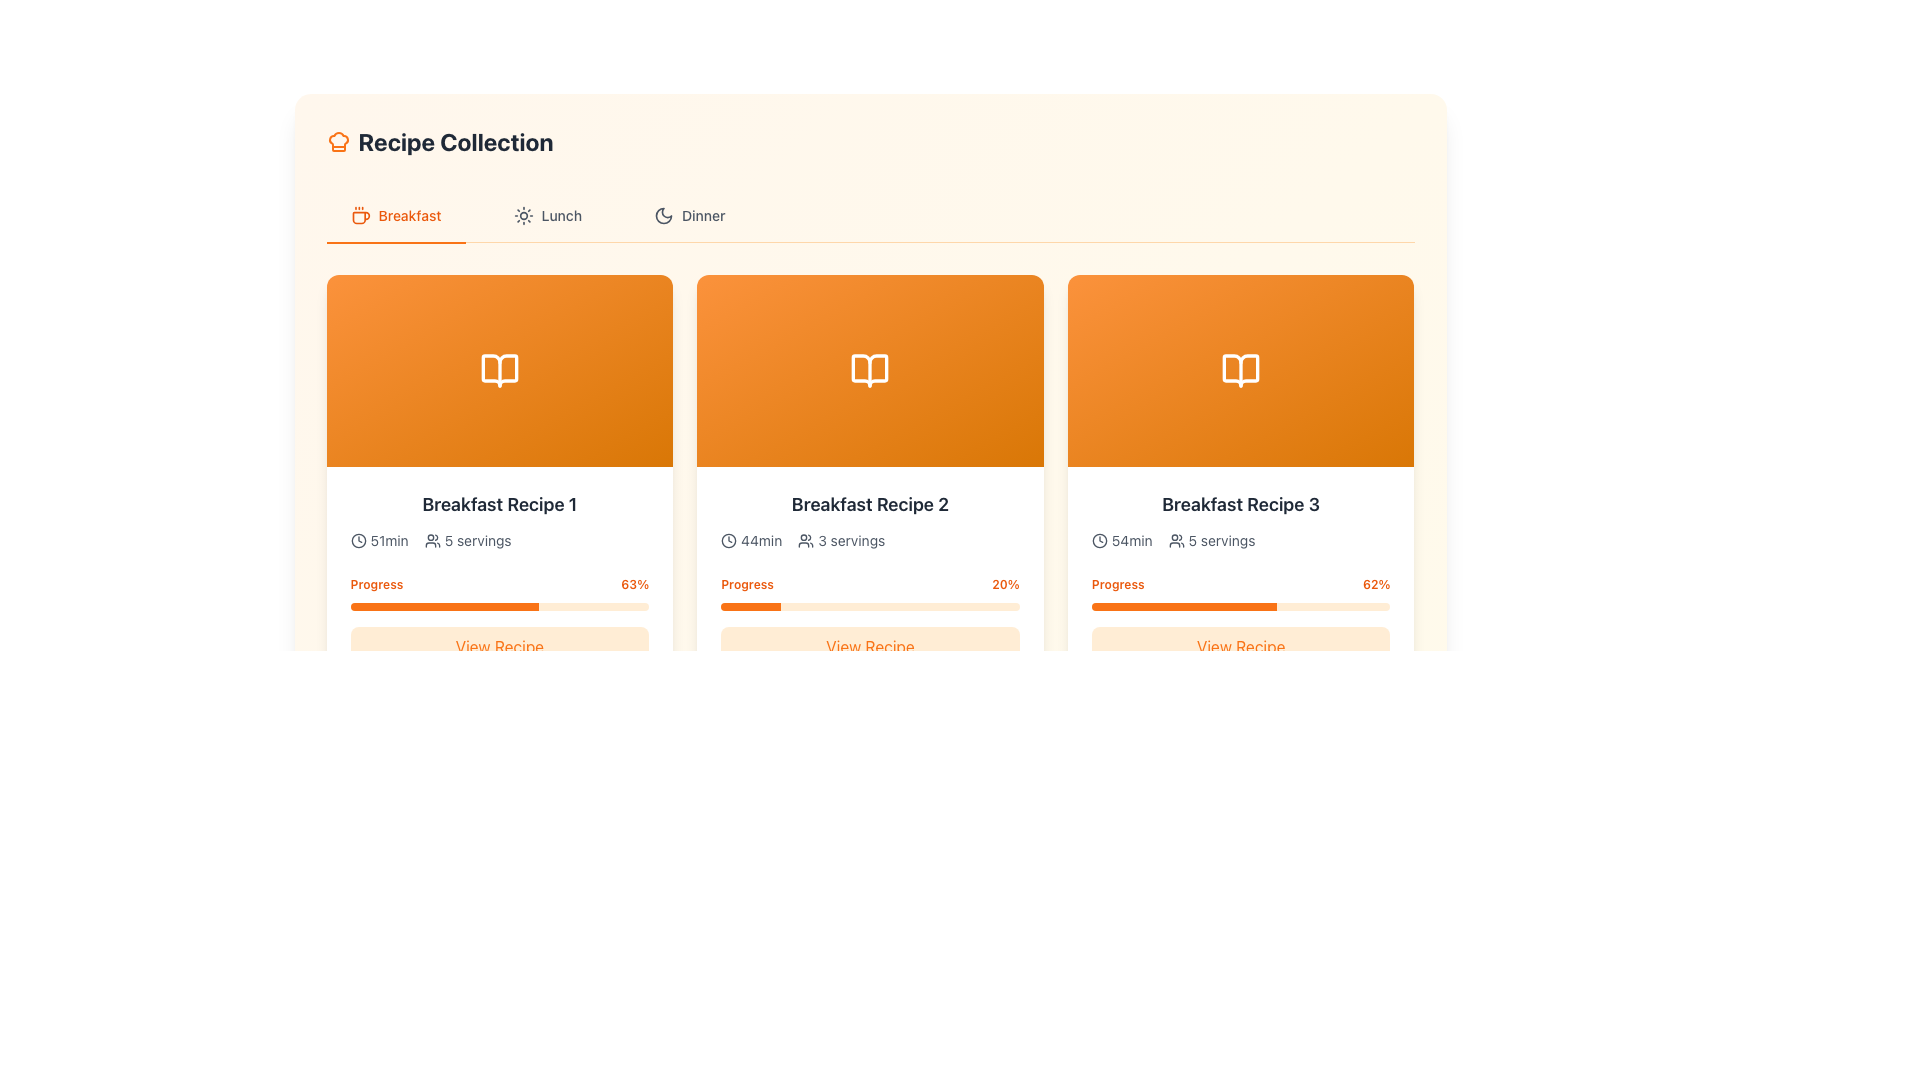 The height and width of the screenshot is (1080, 1920). Describe the element at coordinates (841, 540) in the screenshot. I see `the Text Label with Icon that indicates the number of servings for the recipe, located to the right of the '44min' time information under the title 'Breakfast Recipe 2'` at that location.